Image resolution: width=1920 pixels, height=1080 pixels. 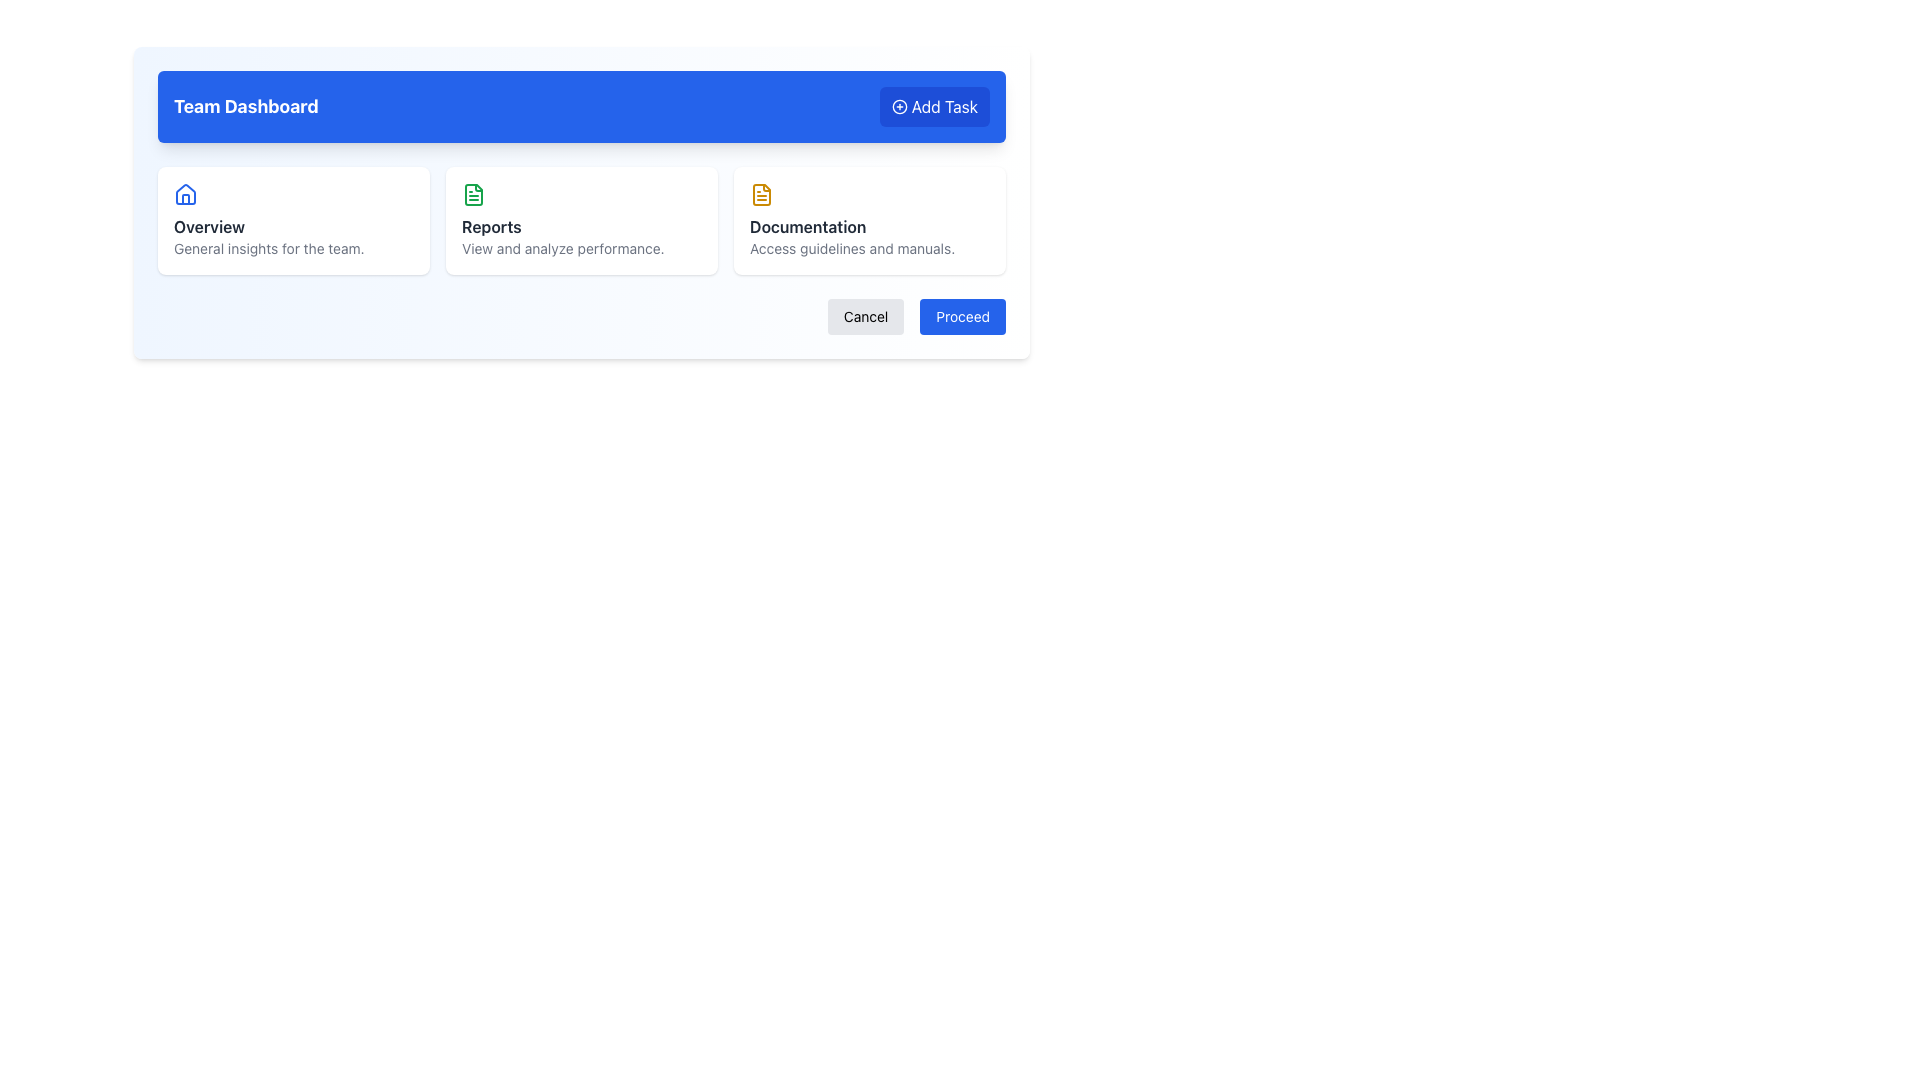 I want to click on text element displaying 'General insights for the team.' which is located directly below the 'Overview' heading, so click(x=268, y=248).